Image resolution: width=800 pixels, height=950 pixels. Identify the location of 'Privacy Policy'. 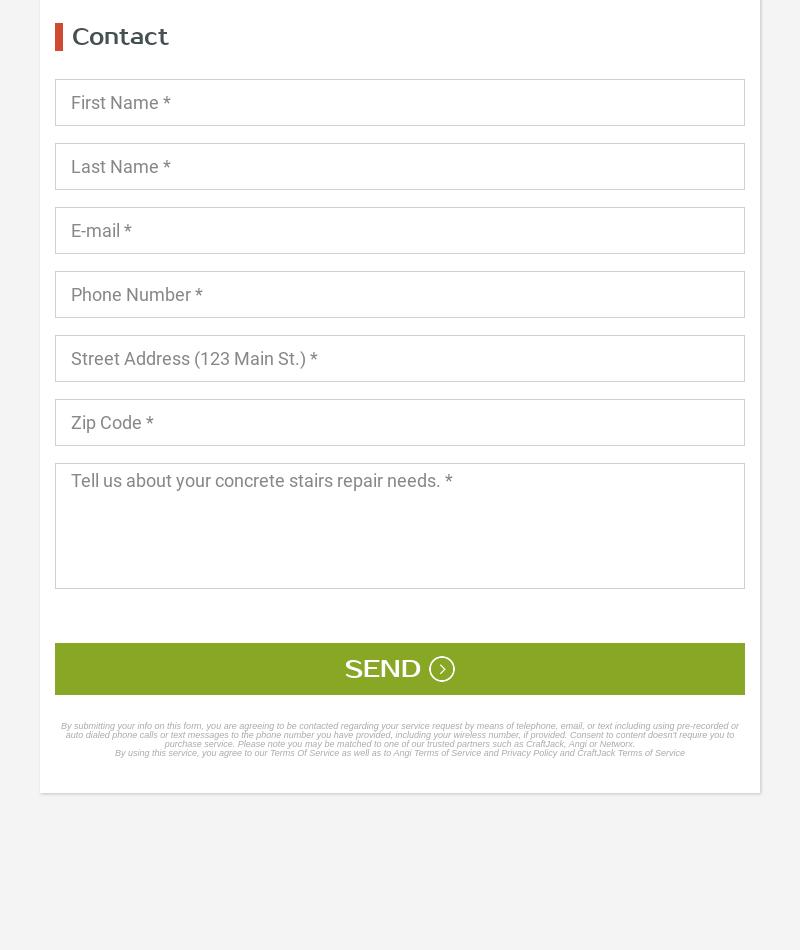
(500, 751).